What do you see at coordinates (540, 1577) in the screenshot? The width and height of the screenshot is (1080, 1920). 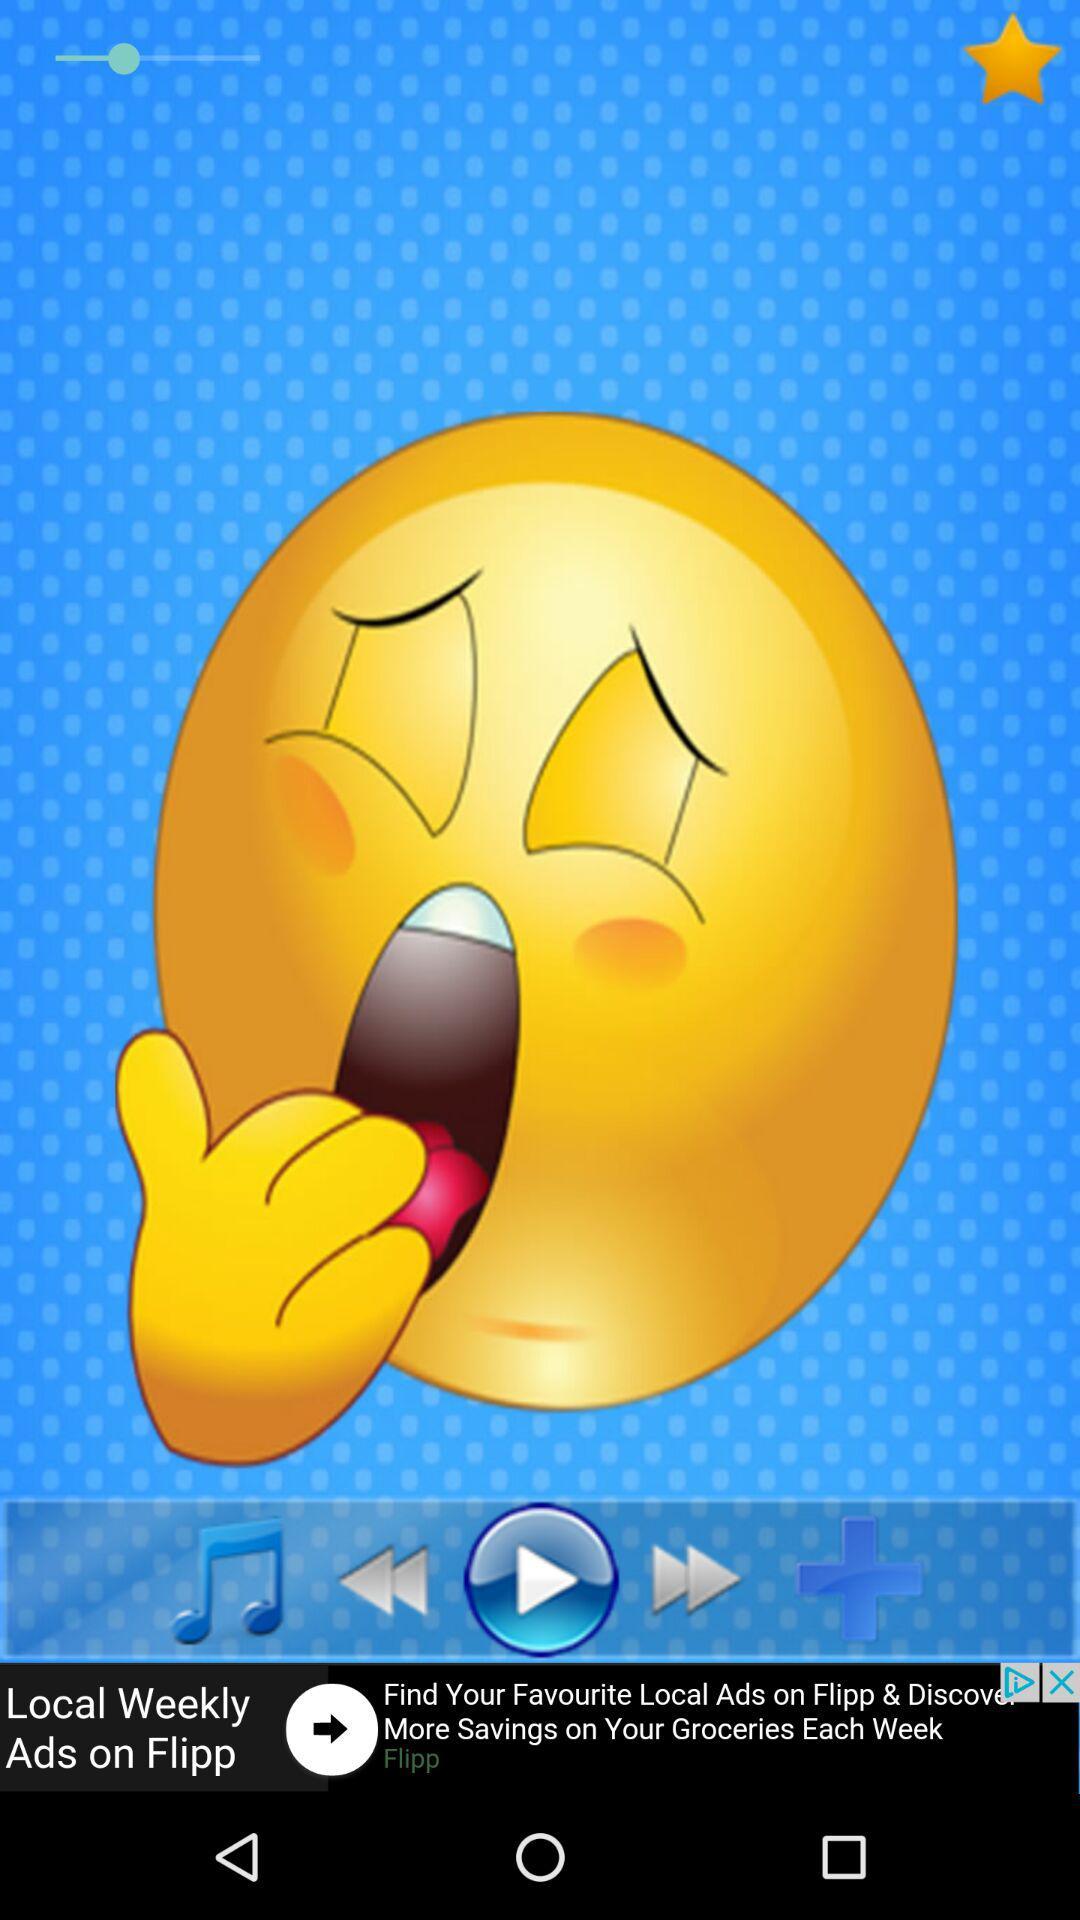 I see `media` at bounding box center [540, 1577].